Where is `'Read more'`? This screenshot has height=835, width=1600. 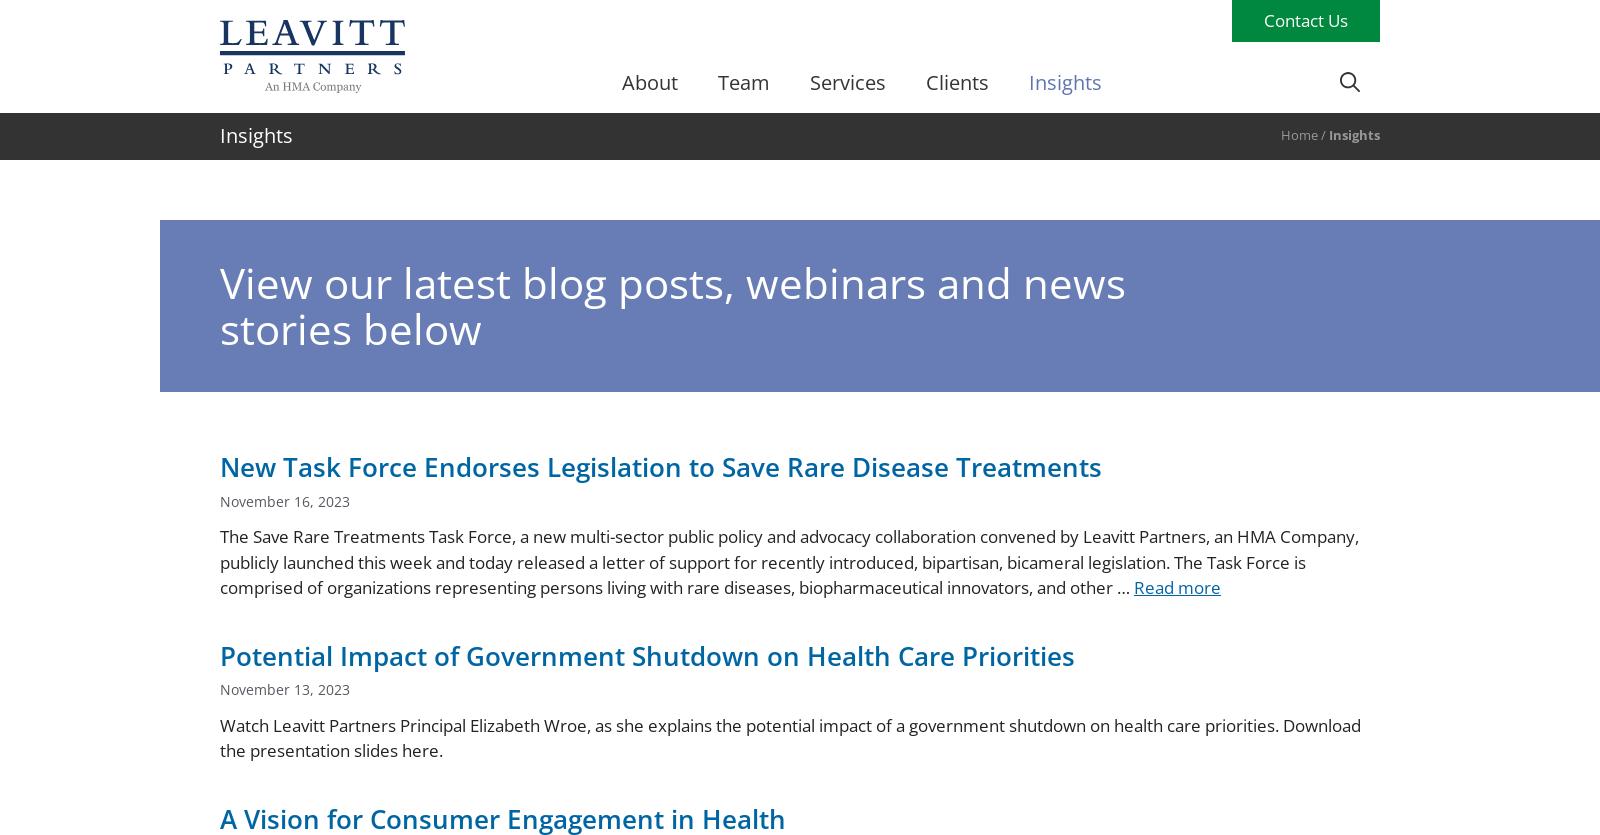
'Read more' is located at coordinates (1177, 586).